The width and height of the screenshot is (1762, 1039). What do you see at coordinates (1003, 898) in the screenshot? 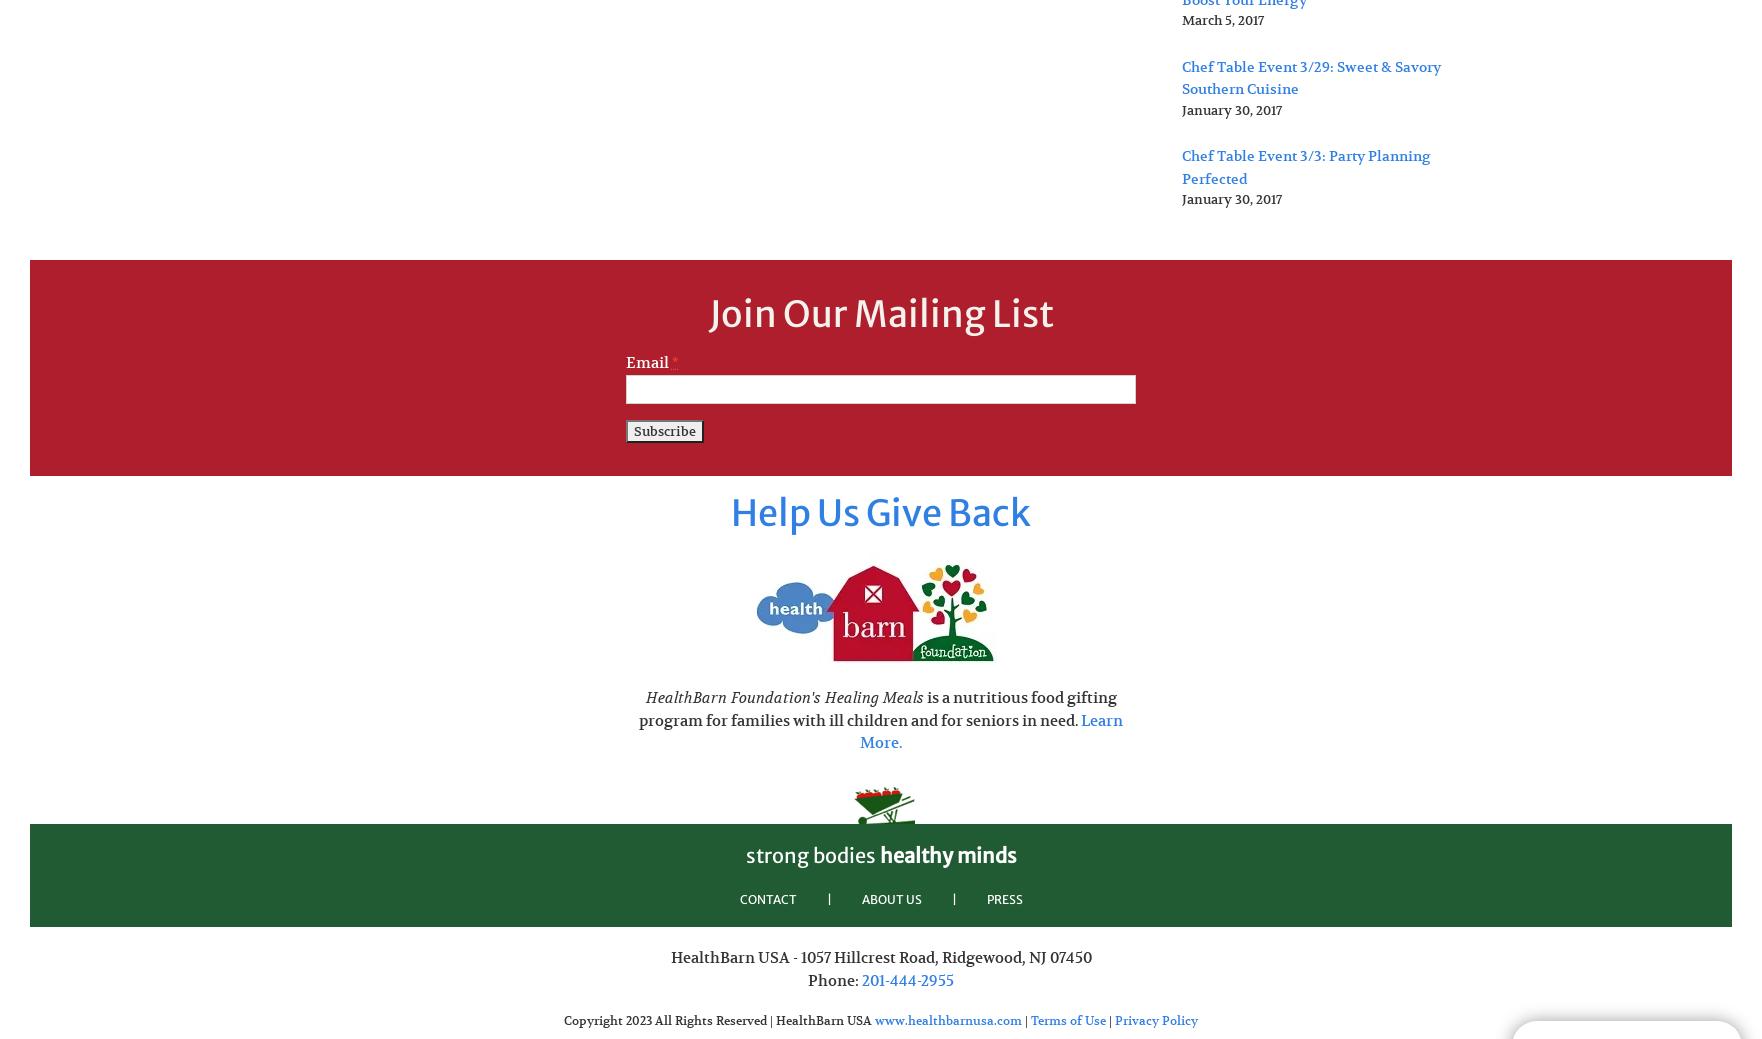
I see `'PRESS'` at bounding box center [1003, 898].